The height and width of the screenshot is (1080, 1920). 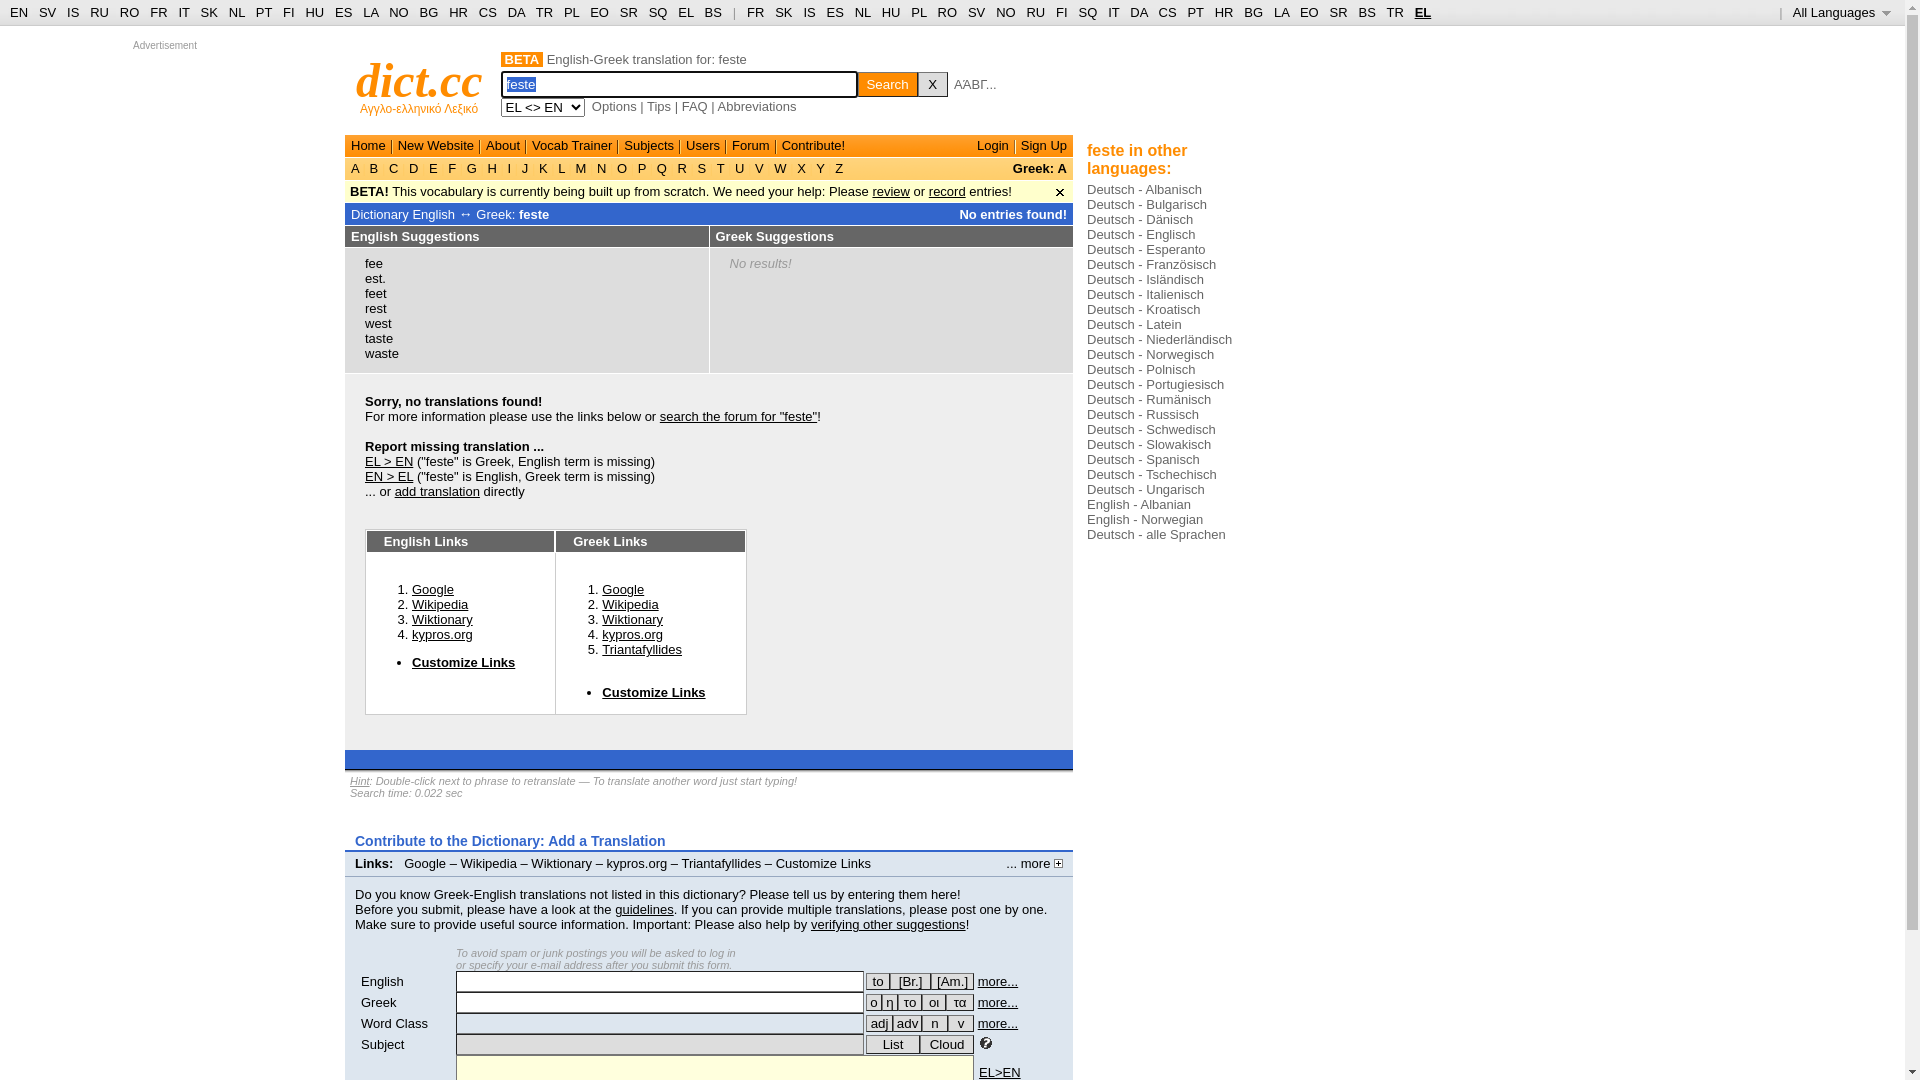 What do you see at coordinates (890, 191) in the screenshot?
I see `'review'` at bounding box center [890, 191].